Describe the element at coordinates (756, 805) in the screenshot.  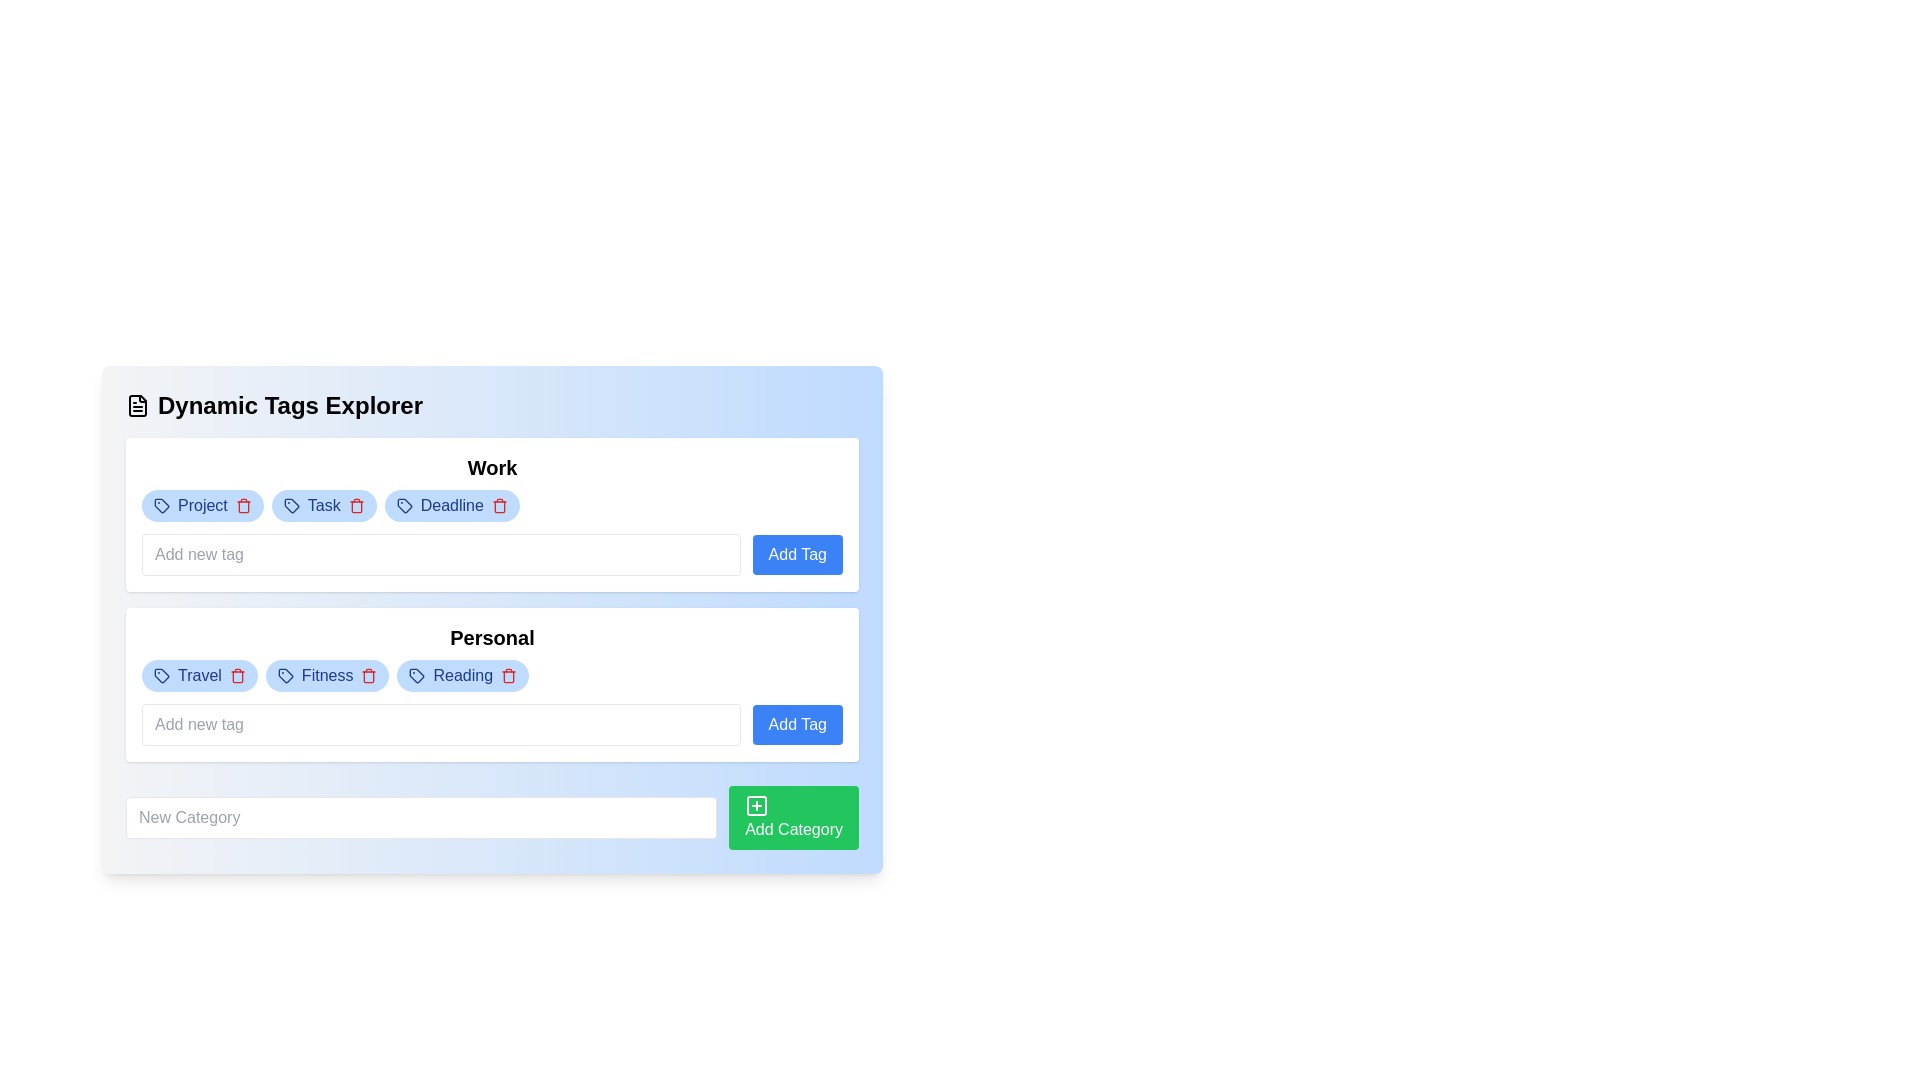
I see `the square icon with rounded corners featuring a '+' symbol, which is embedded in the green 'Add Category' button located at the bottom-right corner of the interface` at that location.